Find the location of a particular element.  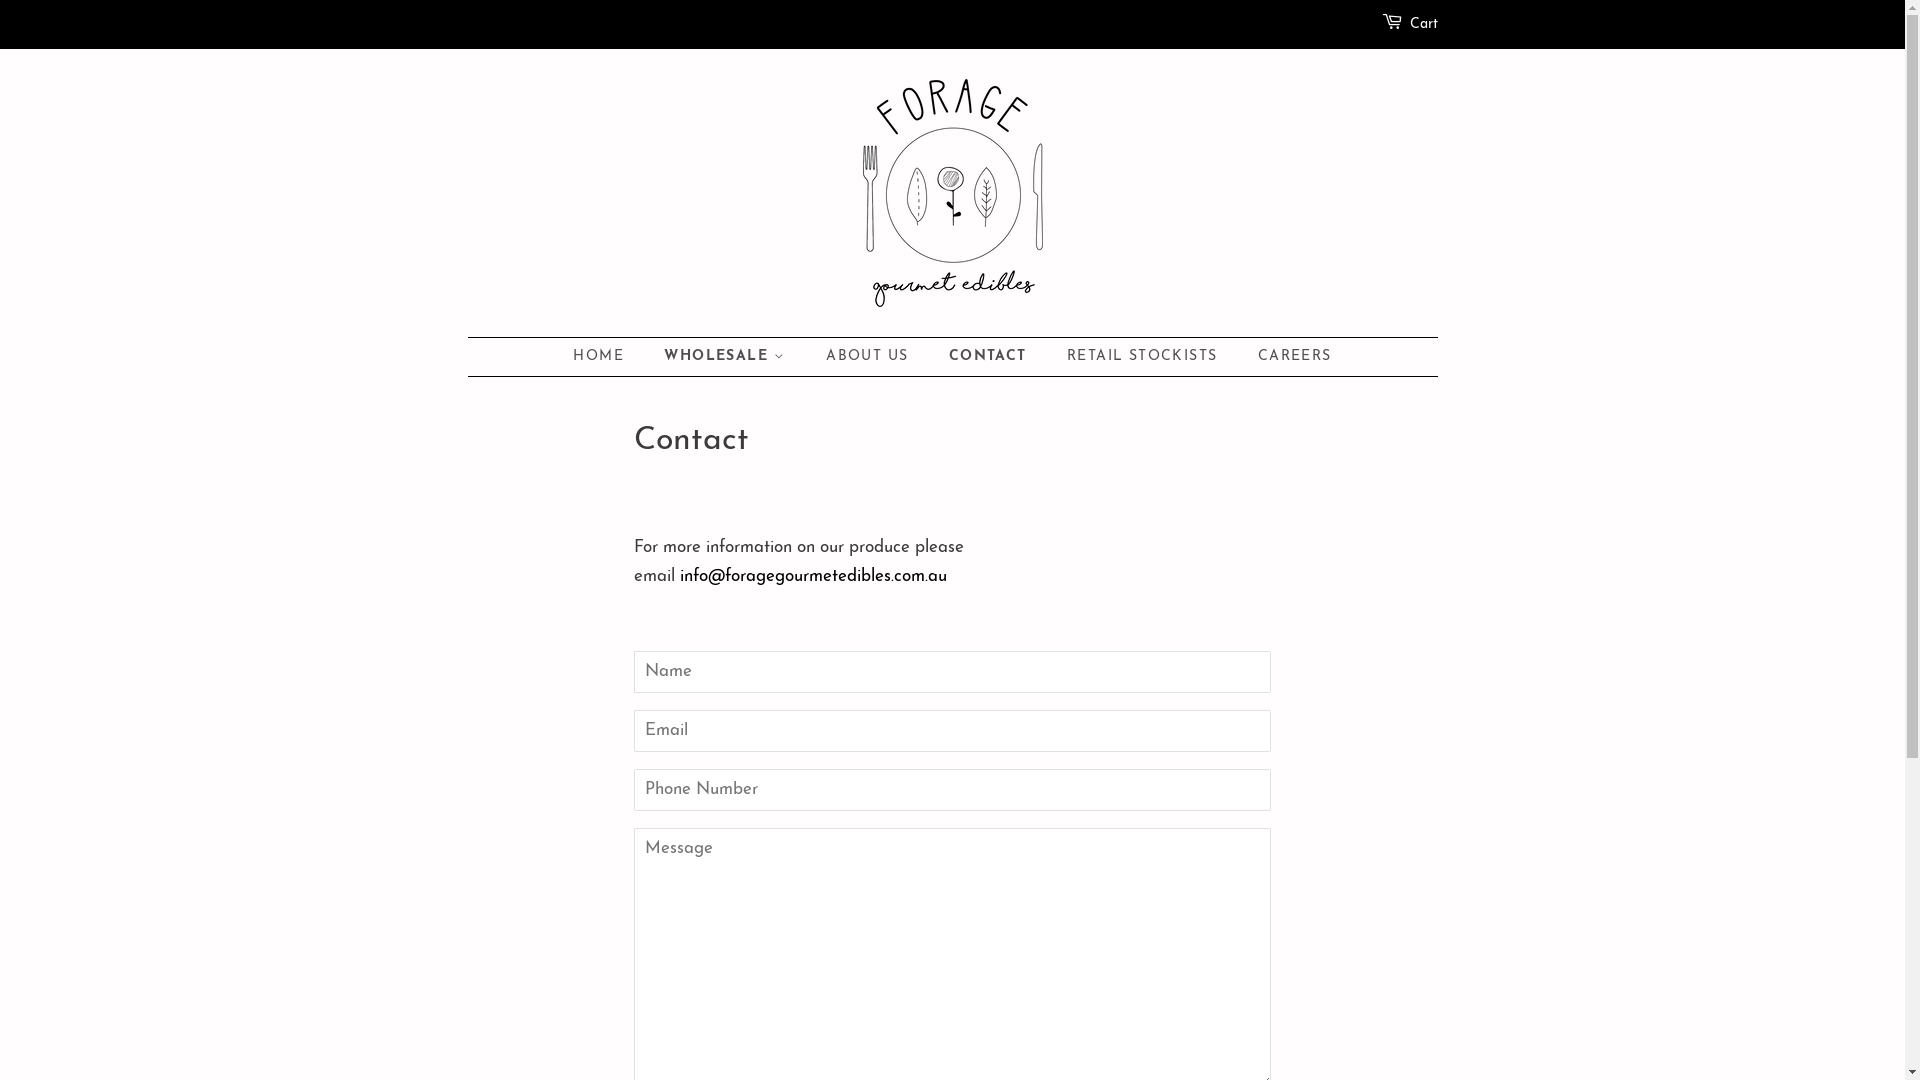

'RETAIL STOCKISTS' is located at coordinates (1144, 356).